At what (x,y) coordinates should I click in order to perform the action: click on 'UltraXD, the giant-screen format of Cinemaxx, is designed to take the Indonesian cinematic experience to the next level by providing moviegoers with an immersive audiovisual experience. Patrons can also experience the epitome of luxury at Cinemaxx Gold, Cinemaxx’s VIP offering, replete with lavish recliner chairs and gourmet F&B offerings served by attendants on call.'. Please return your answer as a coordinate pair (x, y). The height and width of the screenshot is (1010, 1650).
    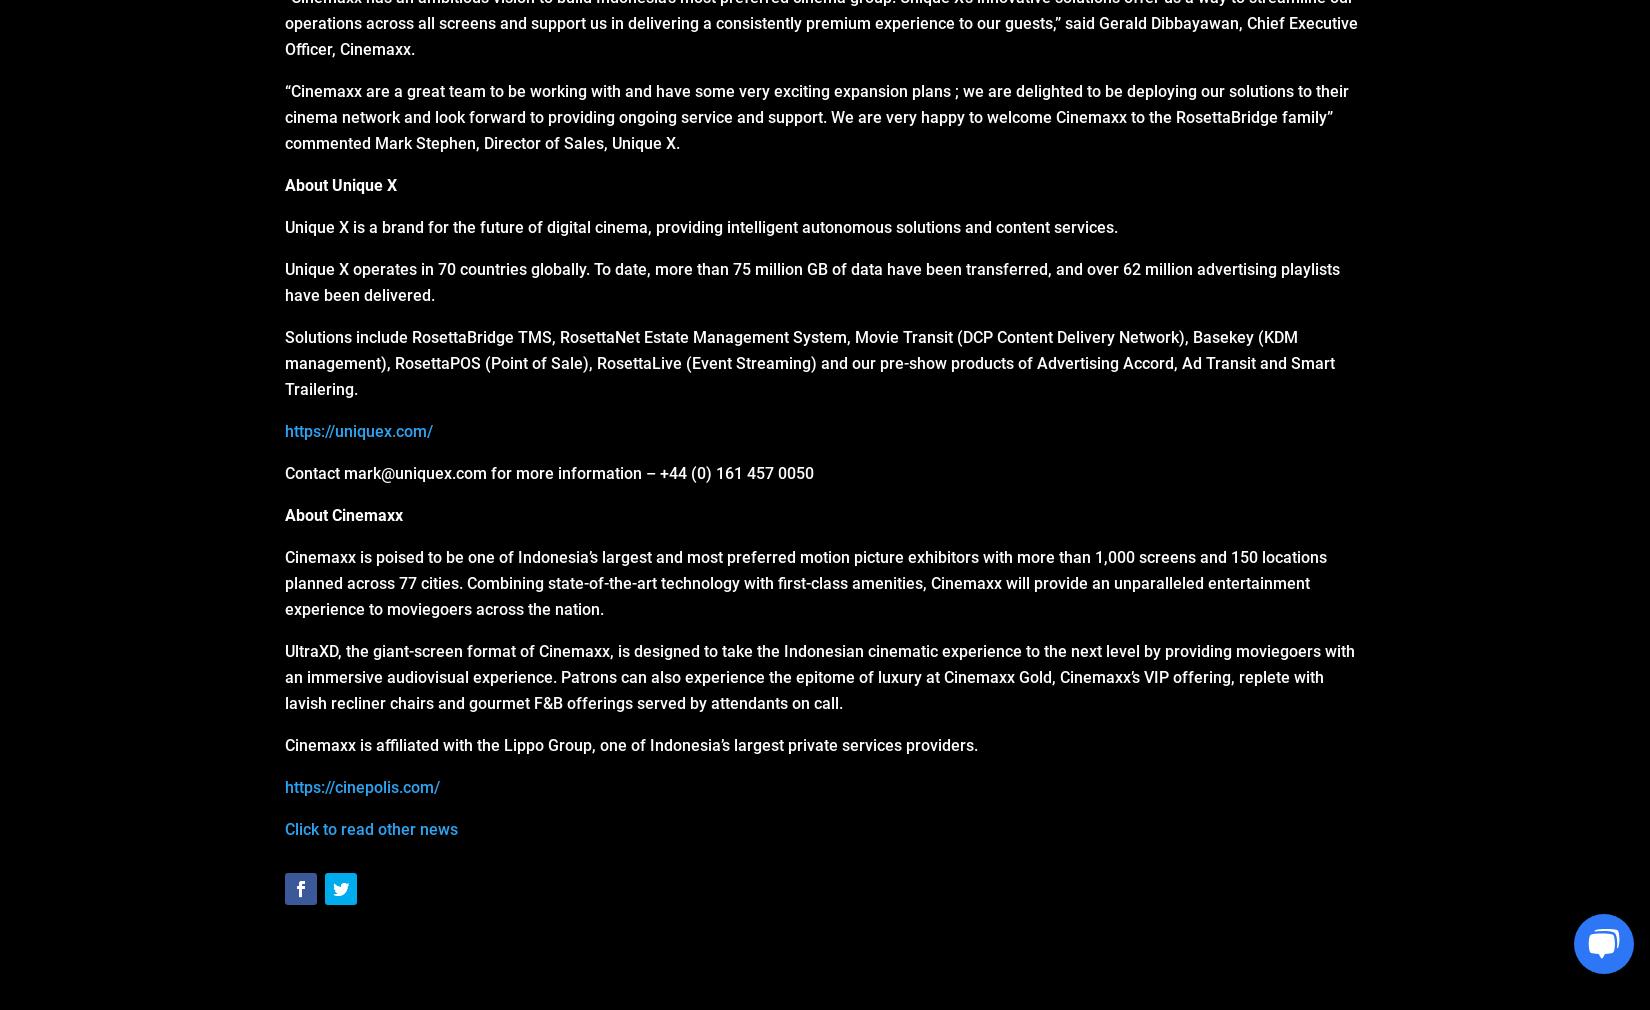
    Looking at the image, I should click on (284, 676).